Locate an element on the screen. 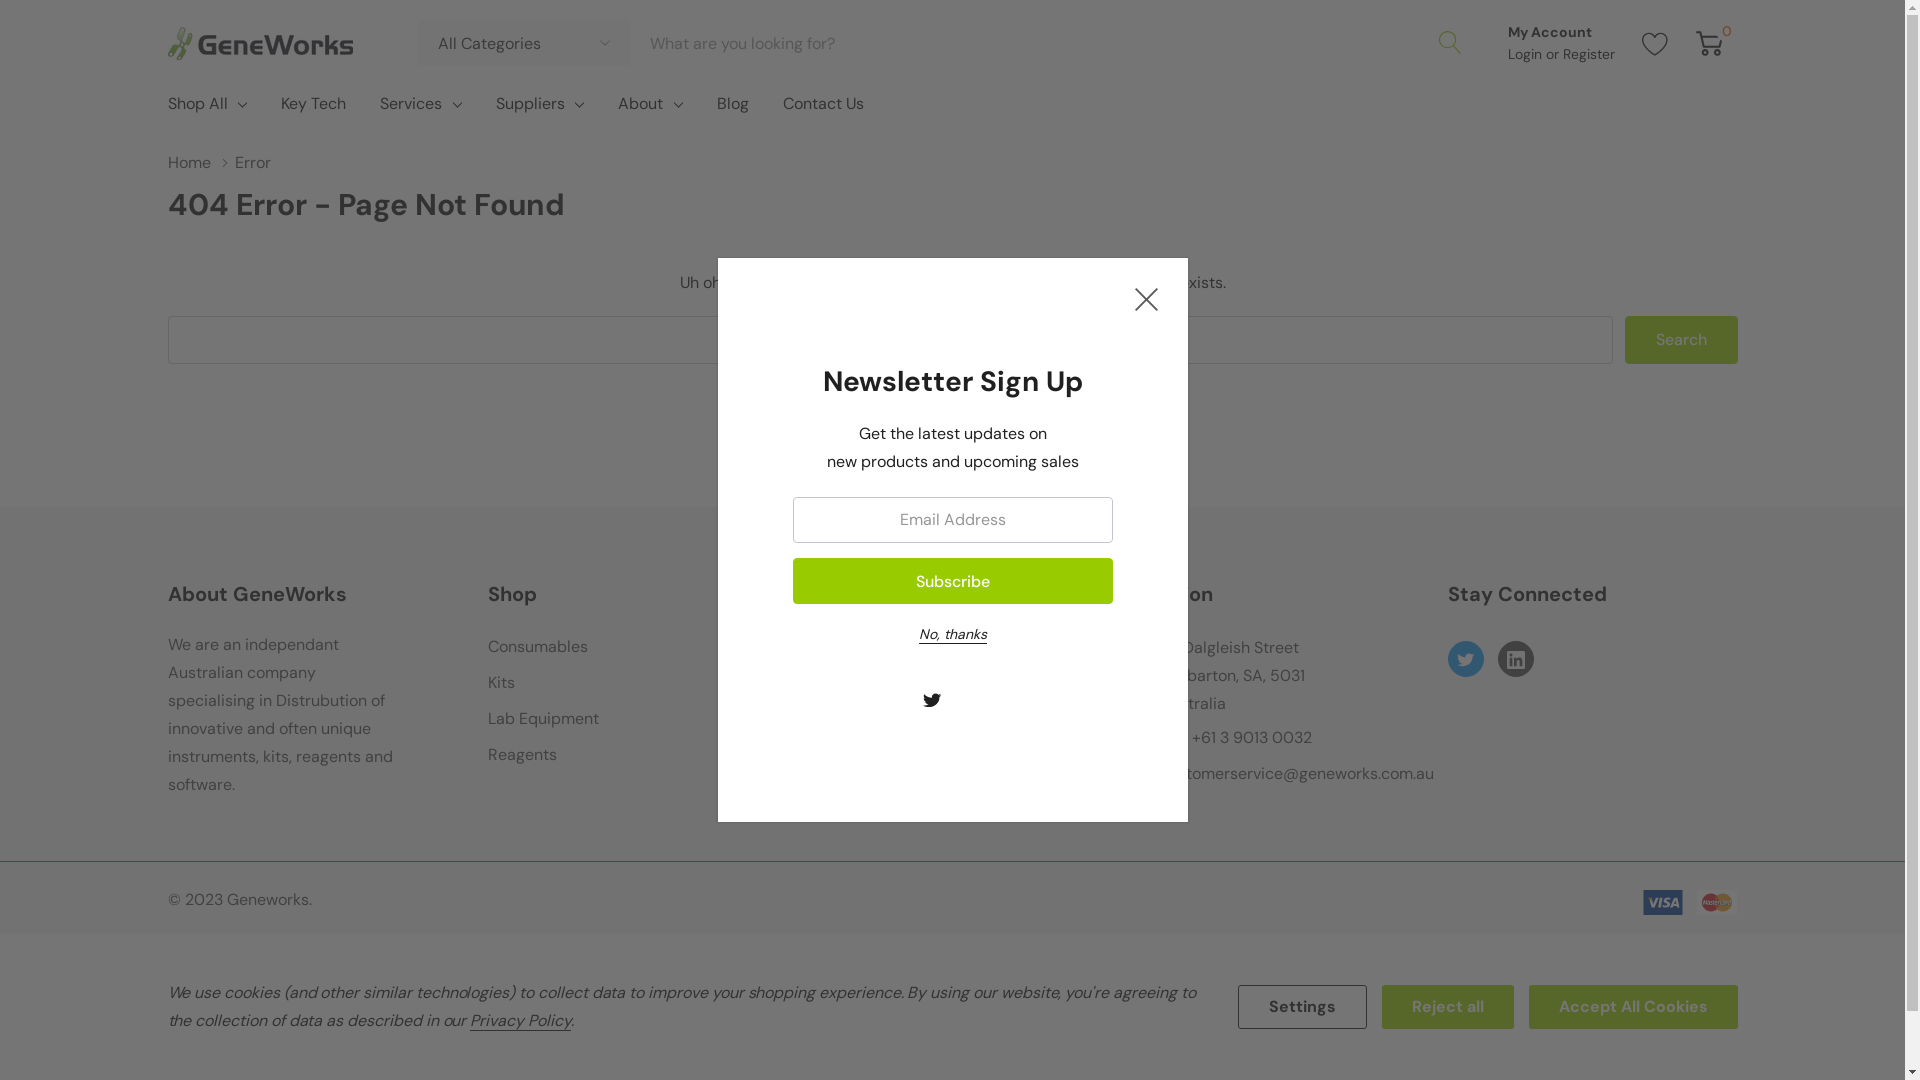 The width and height of the screenshot is (1920, 1080). 'Privacy Policy' is located at coordinates (519, 1020).